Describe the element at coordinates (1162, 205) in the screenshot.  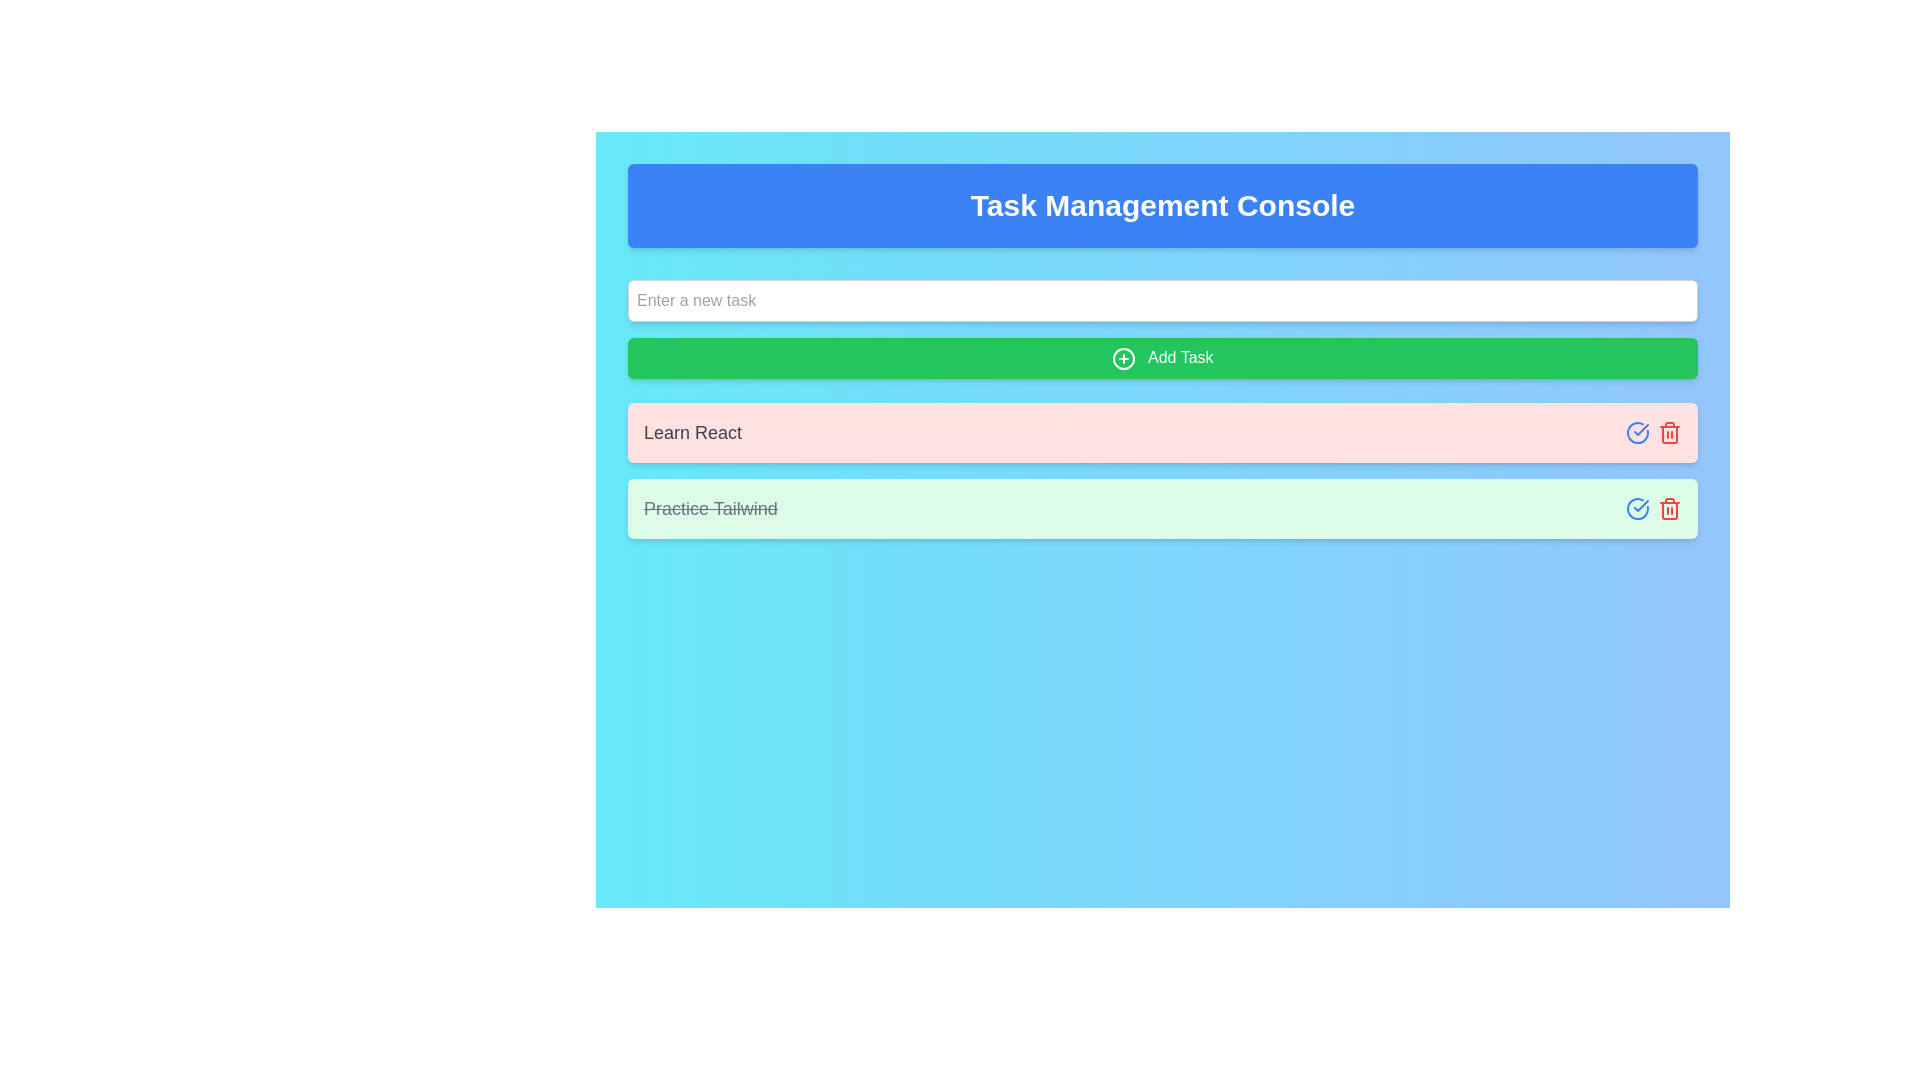
I see `the static text label with the blue background and white bold text reading 'Task Management Console', located at the top of the interface` at that location.